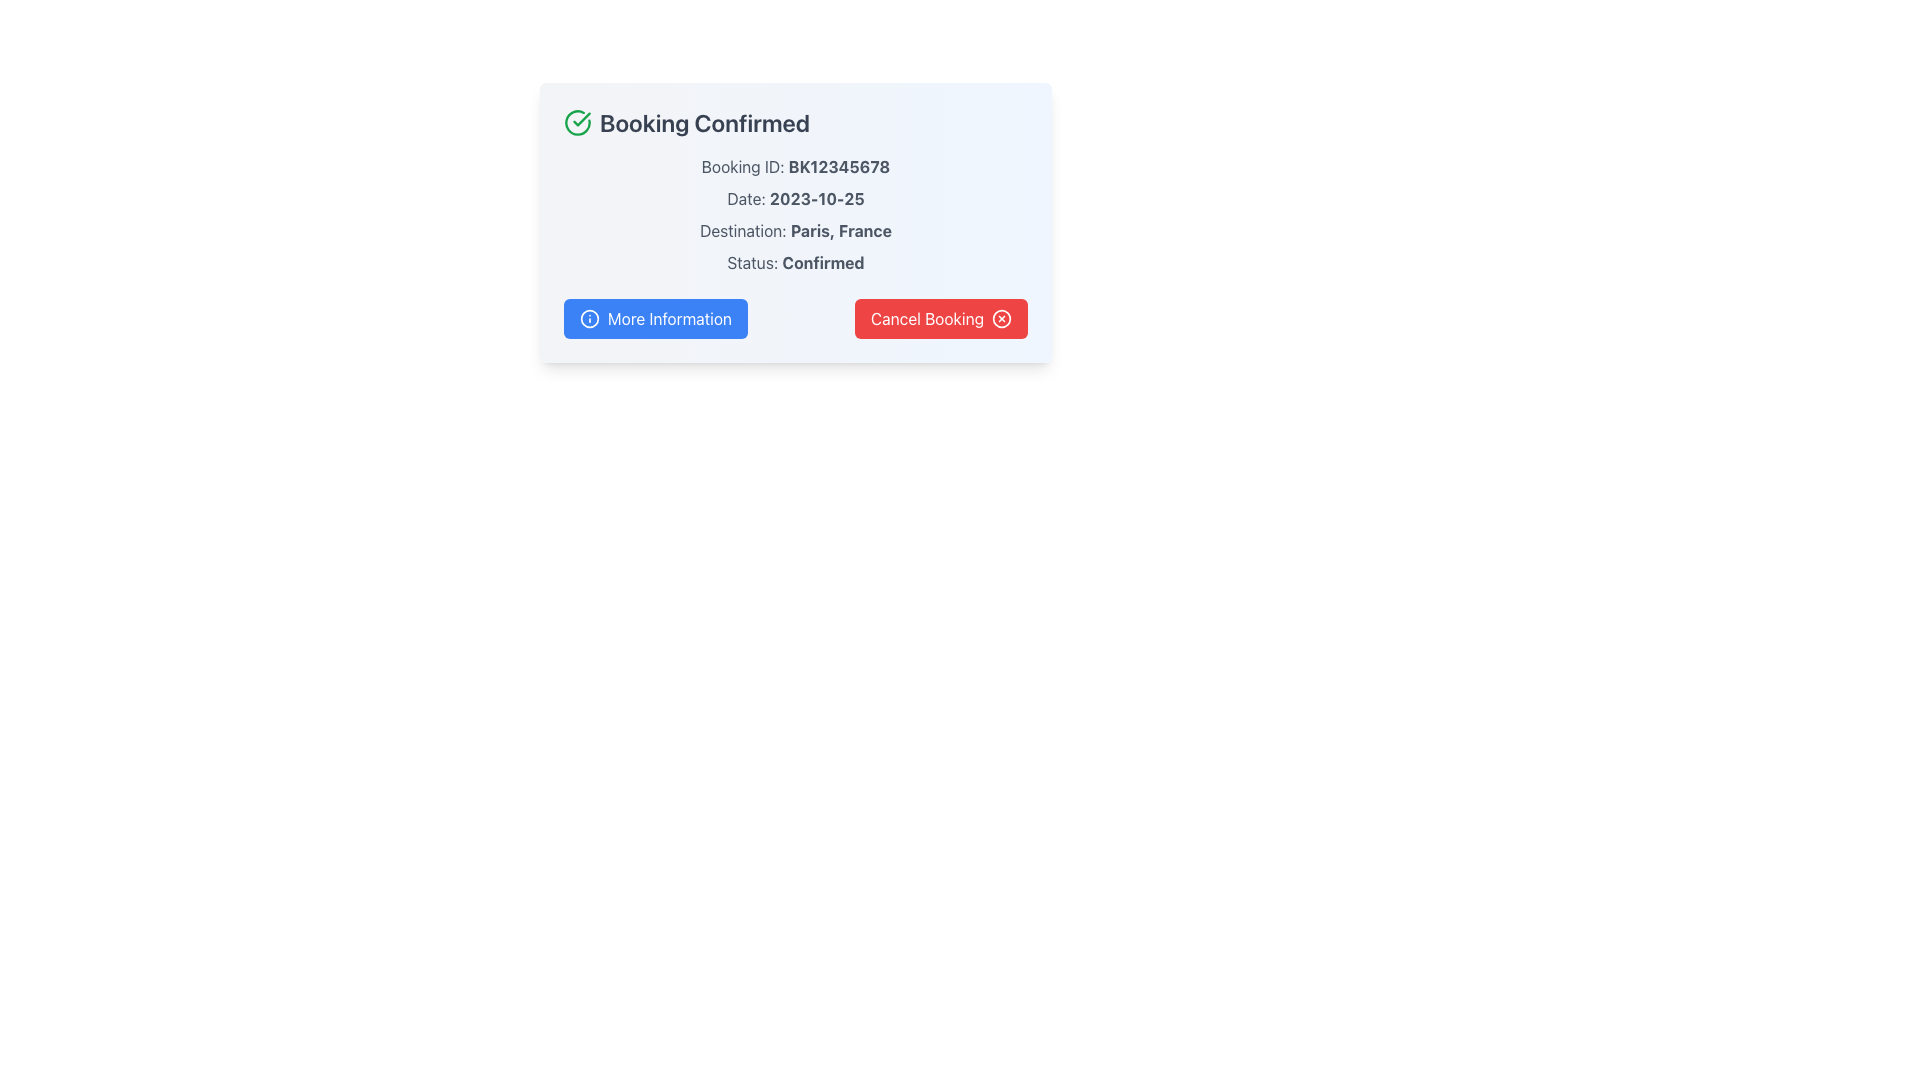 The height and width of the screenshot is (1080, 1920). I want to click on the text label displaying 'Booking ID: BK12345678', which is styled in gray and is the first entry under 'Booking Confirmed', so click(795, 165).